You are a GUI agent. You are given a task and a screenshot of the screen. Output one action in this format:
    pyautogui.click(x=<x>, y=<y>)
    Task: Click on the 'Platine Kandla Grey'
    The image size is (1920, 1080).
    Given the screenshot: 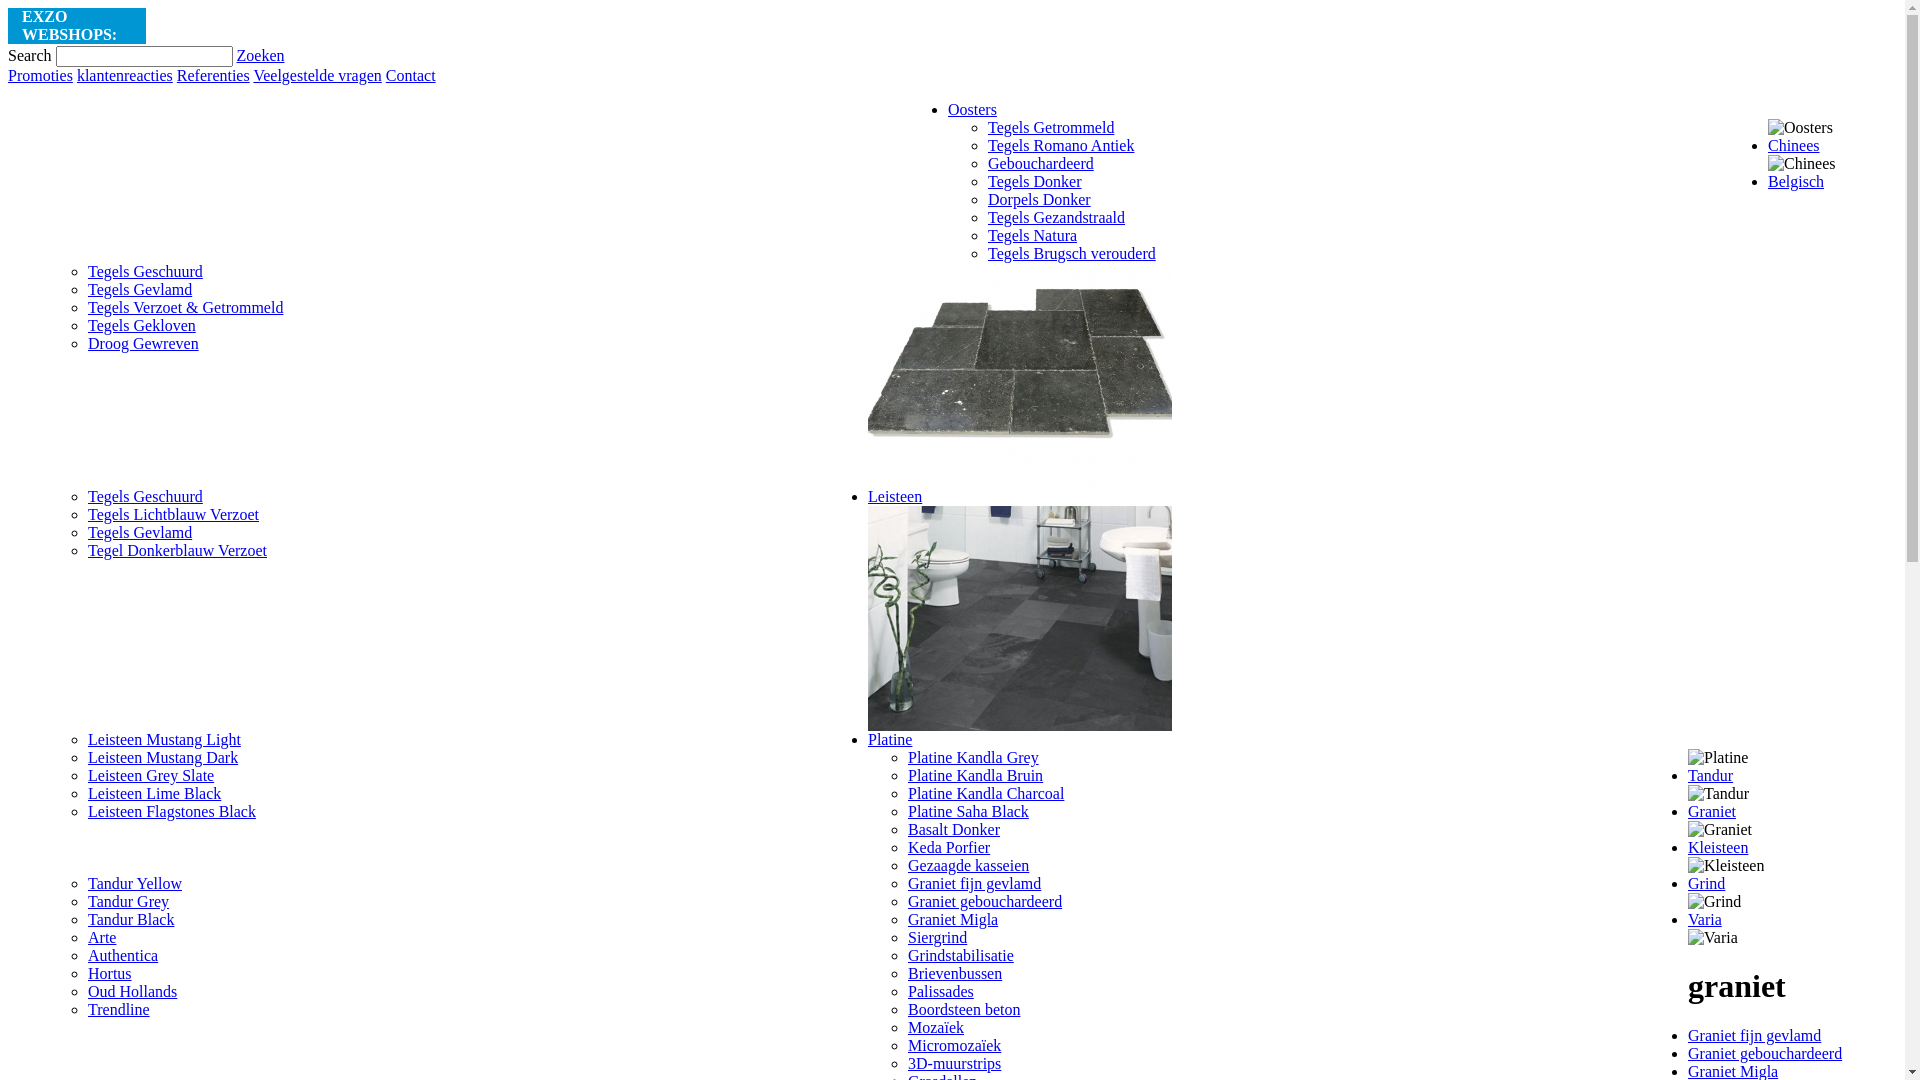 What is the action you would take?
    pyautogui.click(x=906, y=757)
    